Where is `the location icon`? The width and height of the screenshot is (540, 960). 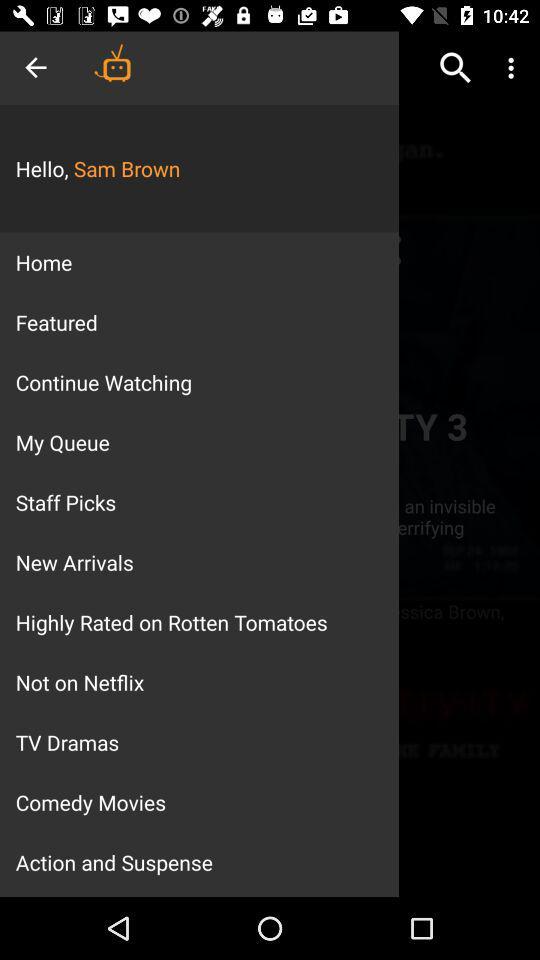 the location icon is located at coordinates (384, 249).